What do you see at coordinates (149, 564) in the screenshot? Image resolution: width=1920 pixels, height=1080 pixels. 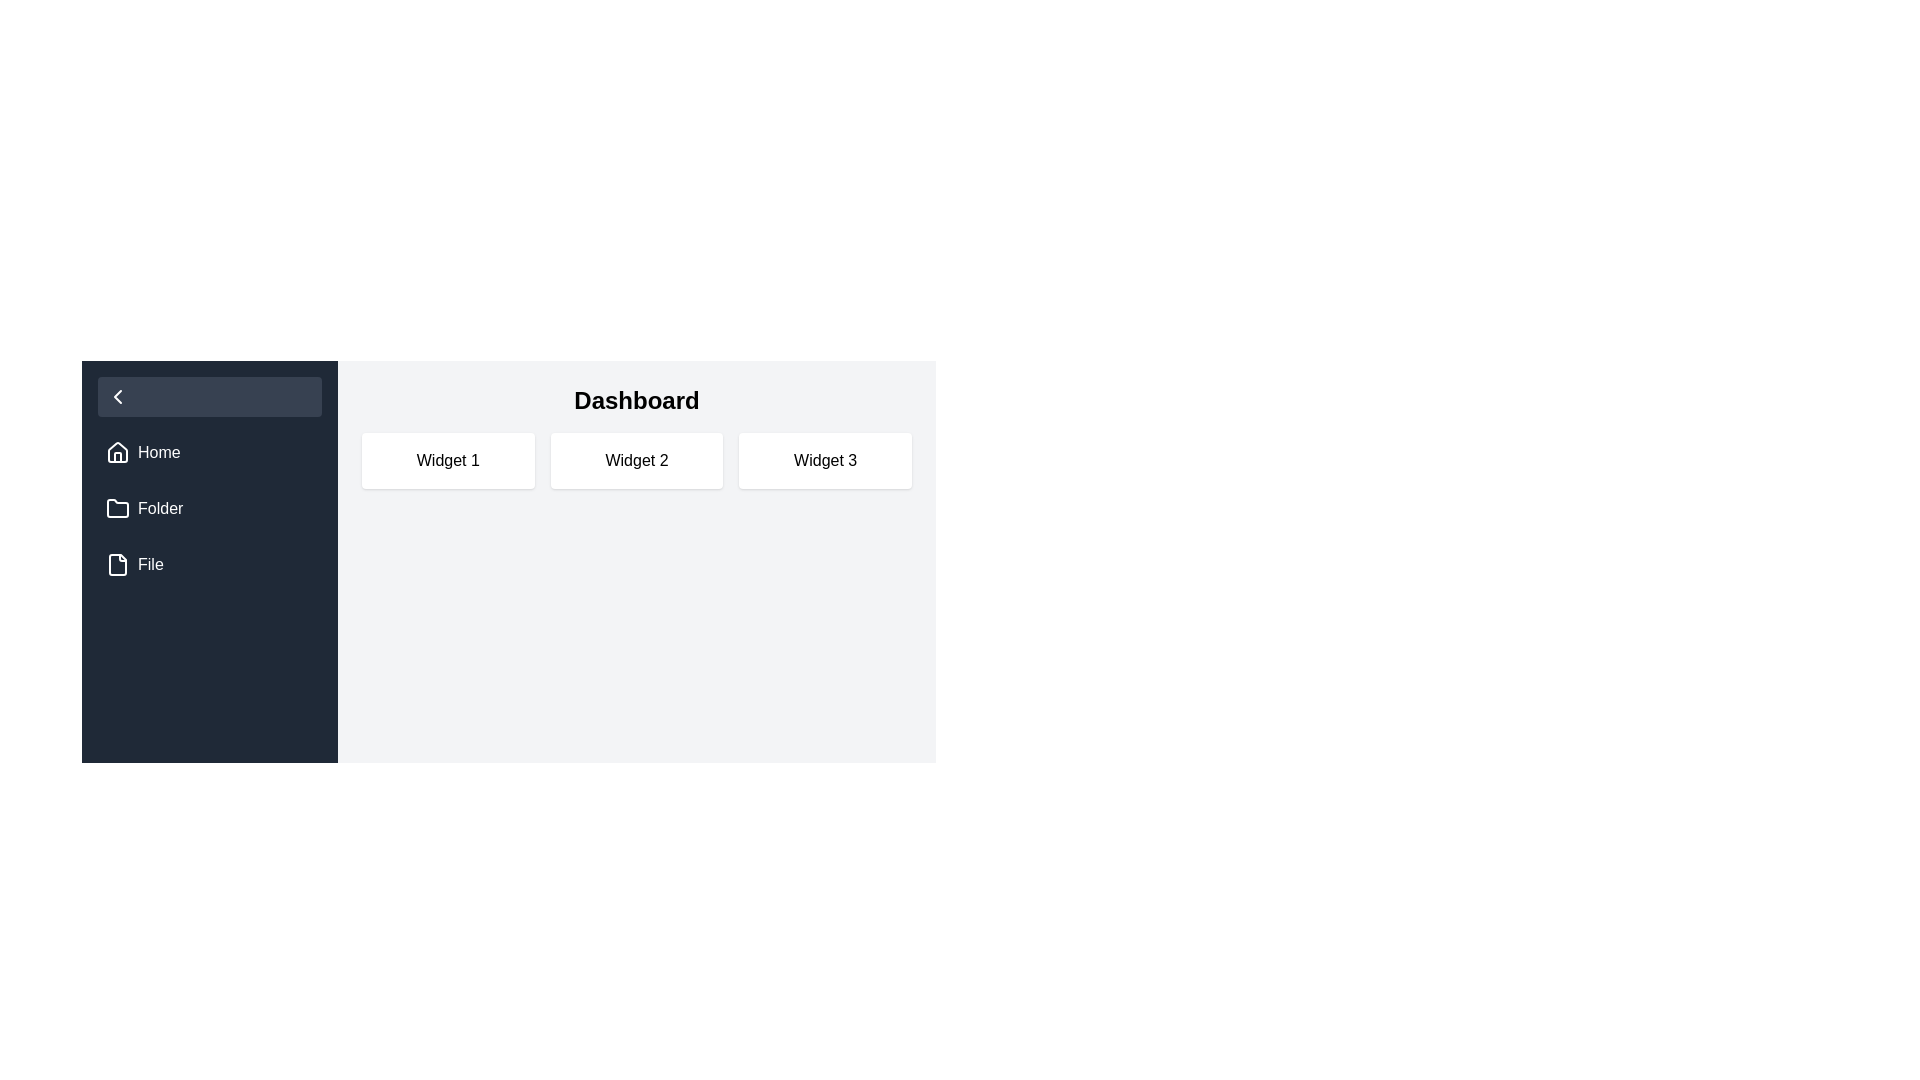 I see `the text label displaying 'File' in white font, which is part of a vertical navigation menu with a dark background, located at the bottom area of the menu` at bounding box center [149, 564].